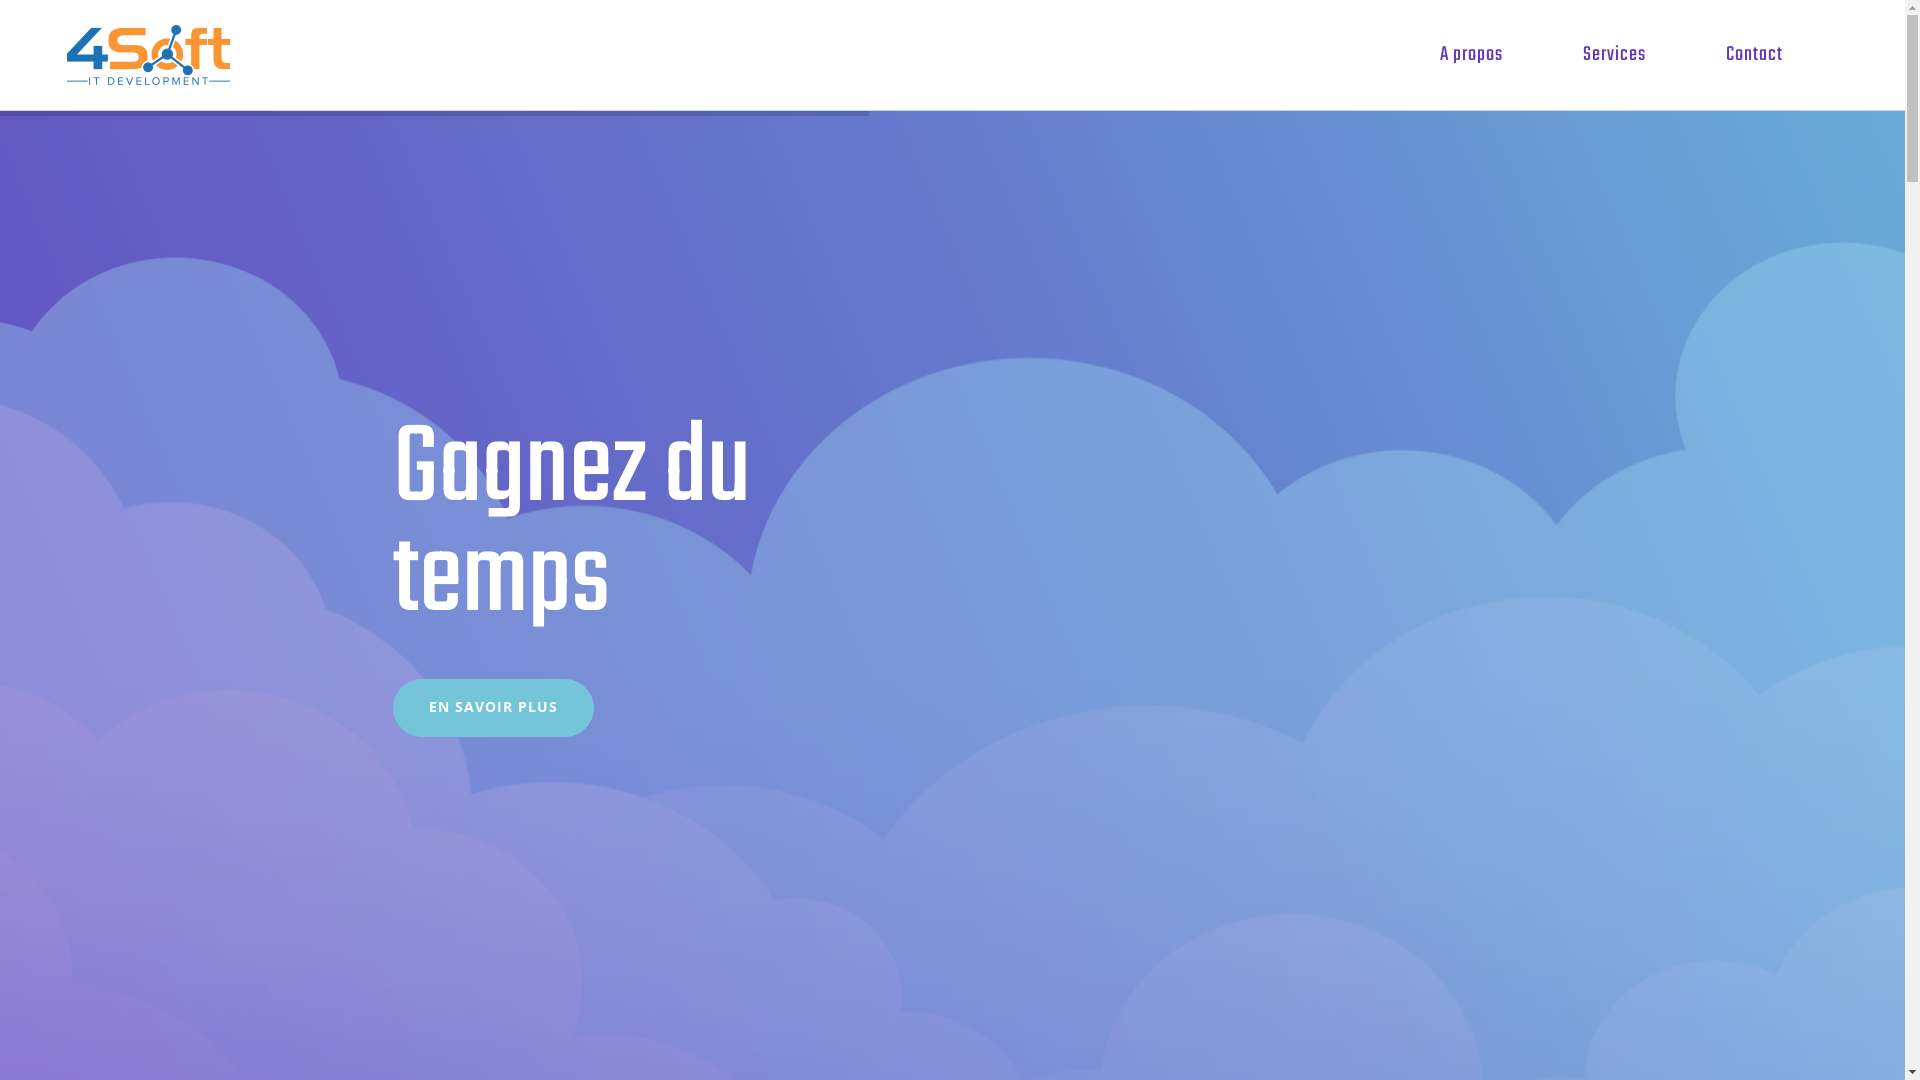 The height and width of the screenshot is (1080, 1920). Describe the element at coordinates (1753, 53) in the screenshot. I see `'Contact'` at that location.